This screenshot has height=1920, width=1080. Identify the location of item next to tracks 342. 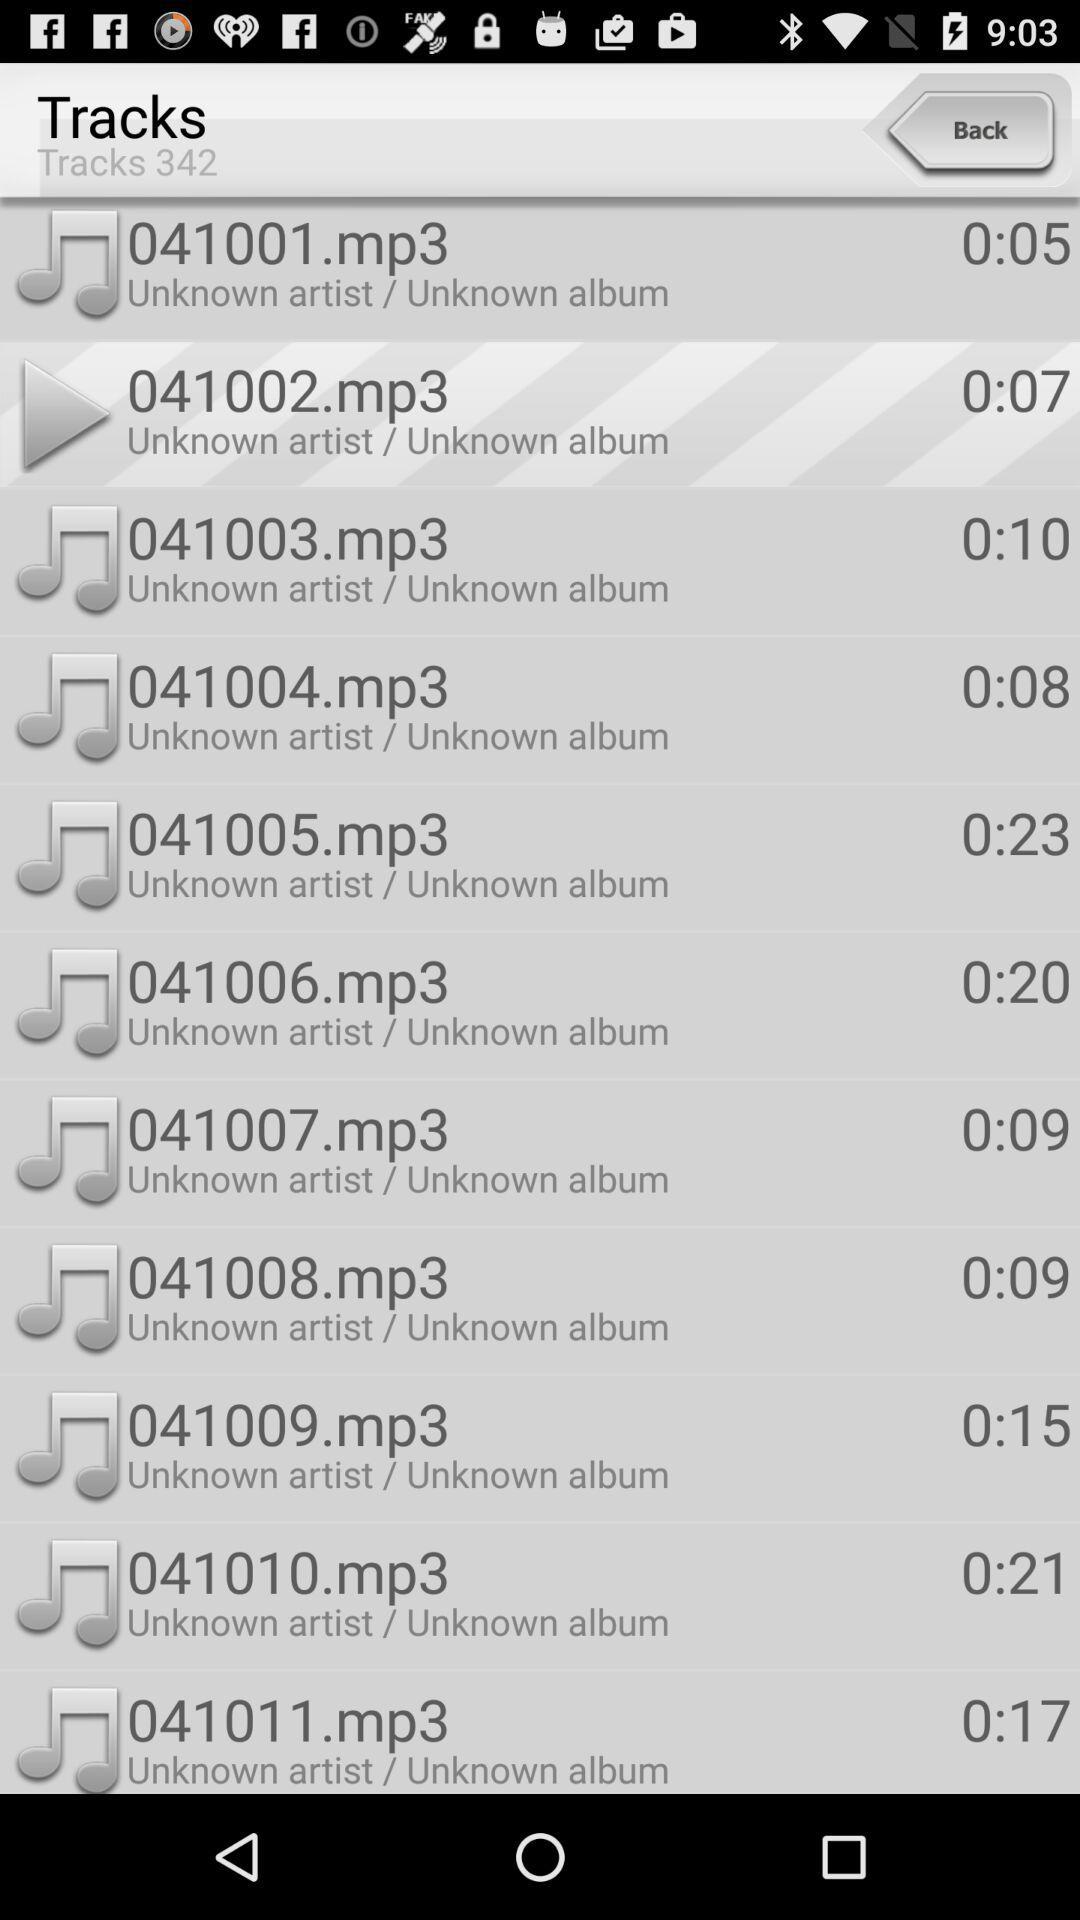
(965, 129).